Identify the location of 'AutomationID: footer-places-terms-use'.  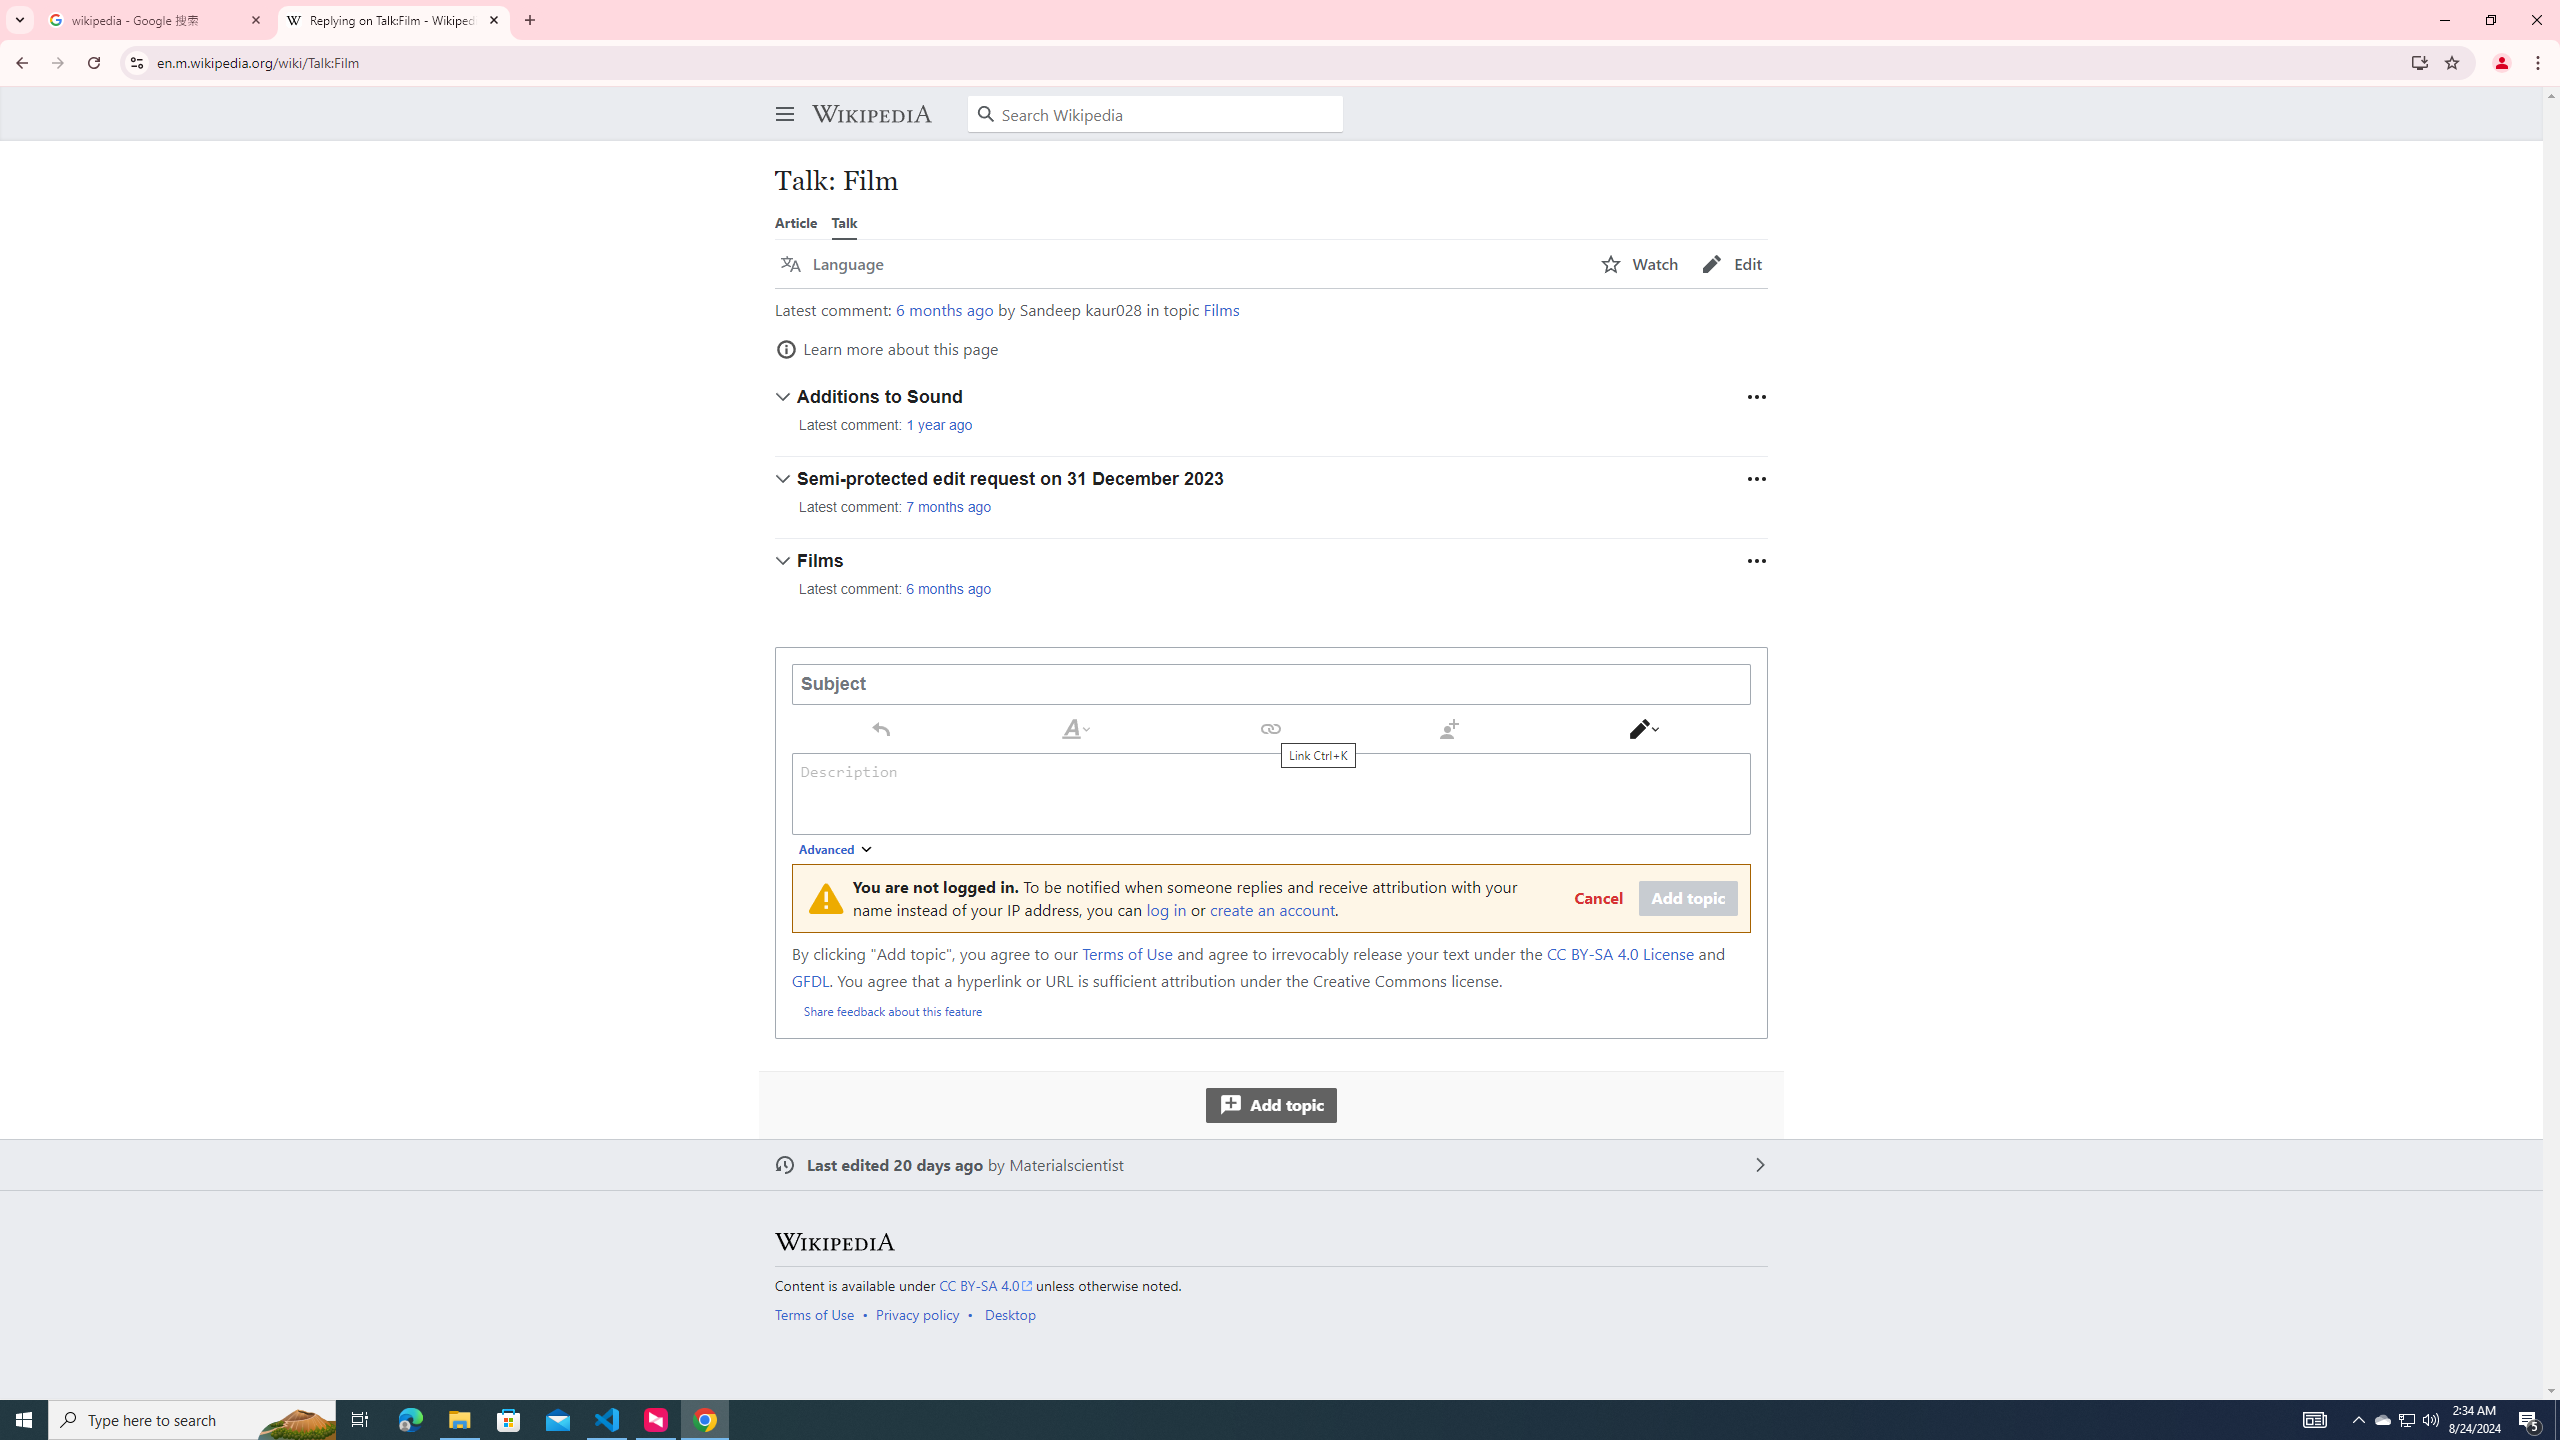
(819, 1313).